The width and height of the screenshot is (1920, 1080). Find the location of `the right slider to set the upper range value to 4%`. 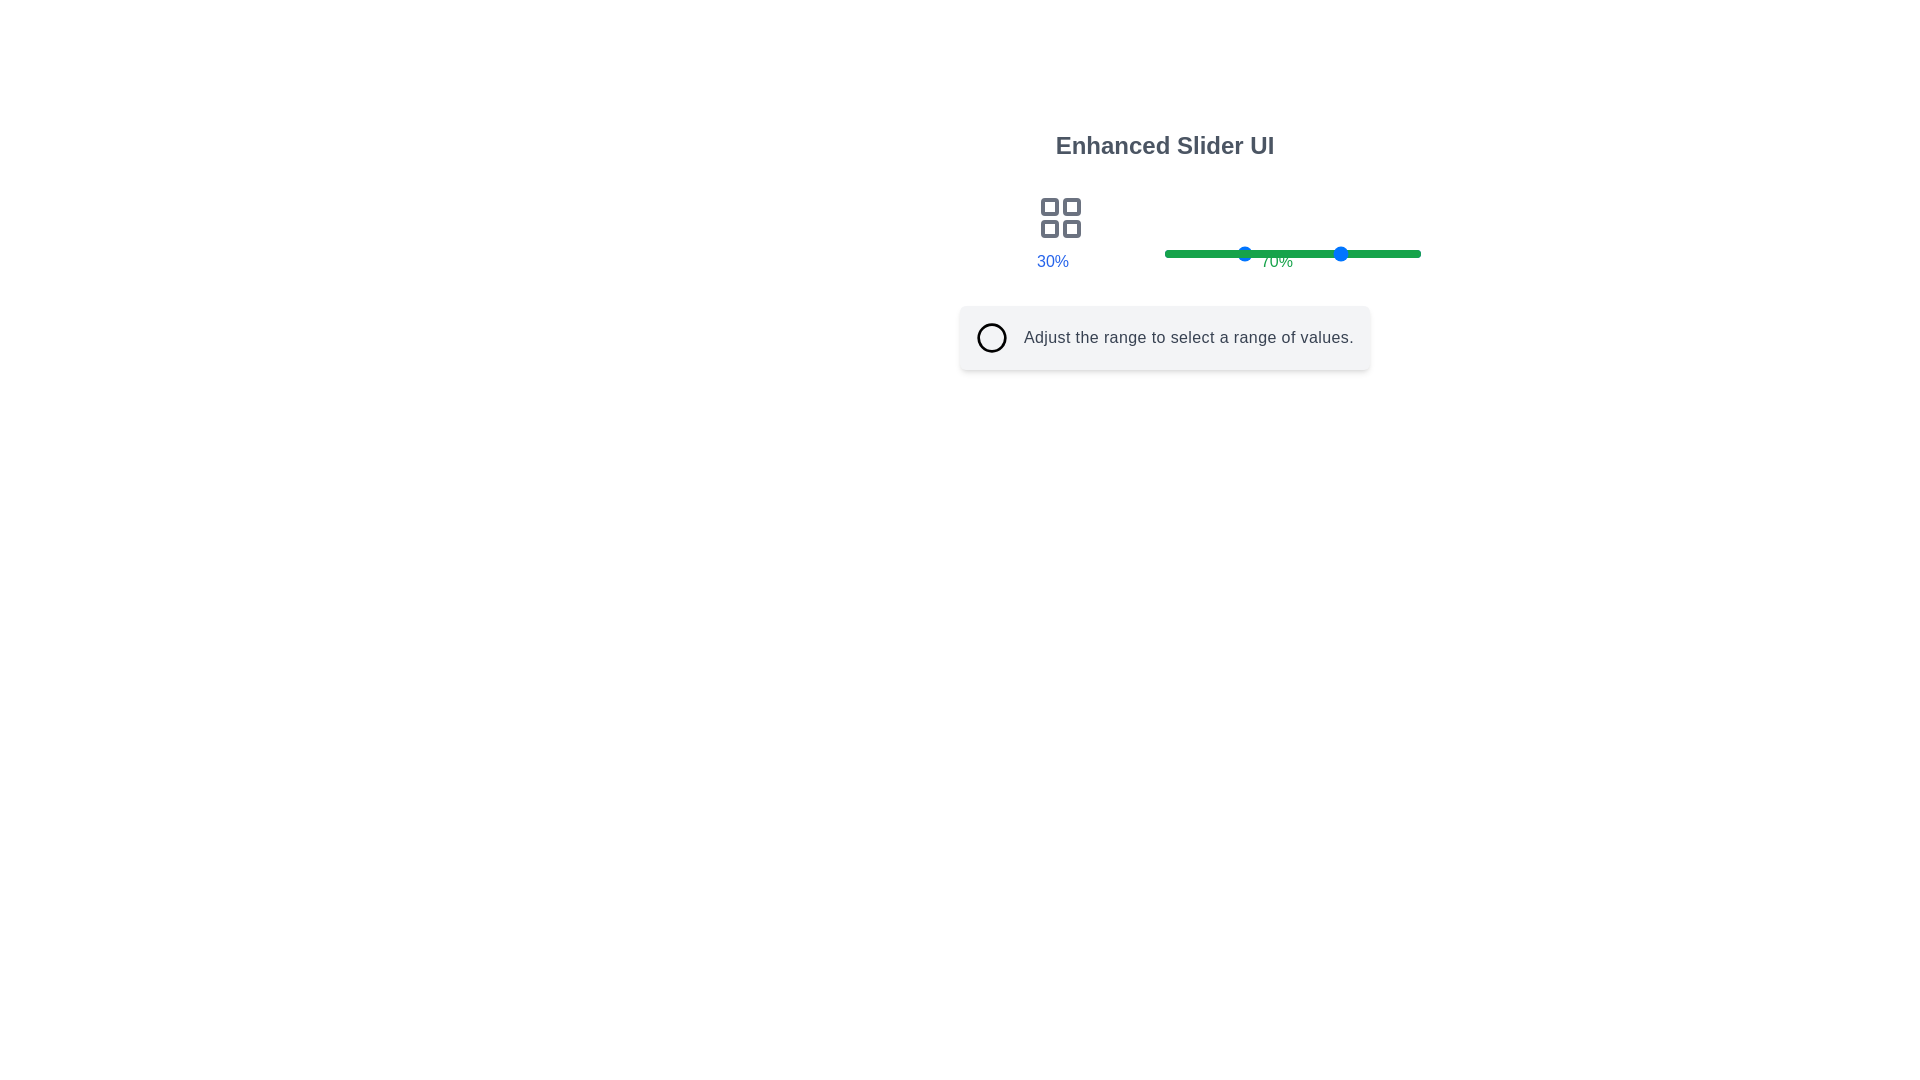

the right slider to set the upper range value to 4% is located at coordinates (1175, 253).